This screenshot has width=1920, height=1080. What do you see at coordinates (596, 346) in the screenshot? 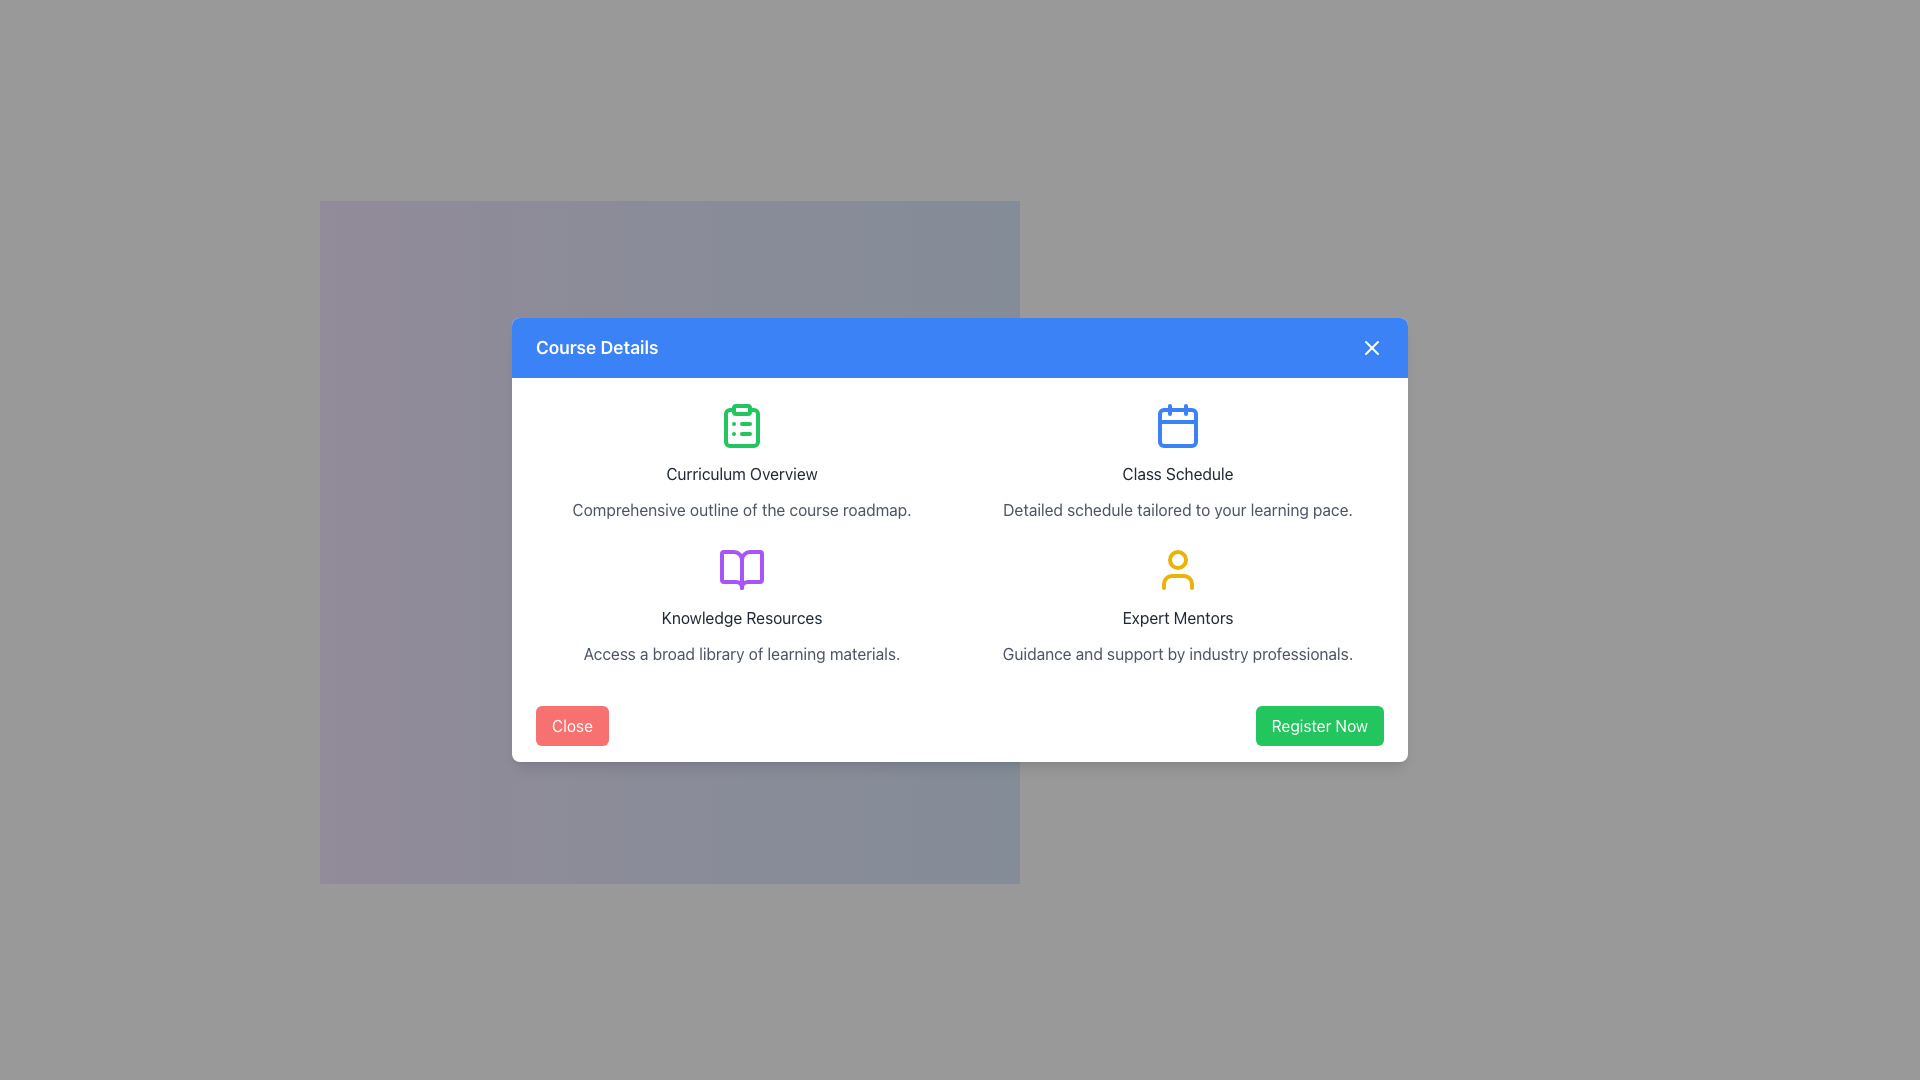
I see `the static text label within the blue header bar of the modal dialog, which serves as a title or descriptor for the content below` at bounding box center [596, 346].